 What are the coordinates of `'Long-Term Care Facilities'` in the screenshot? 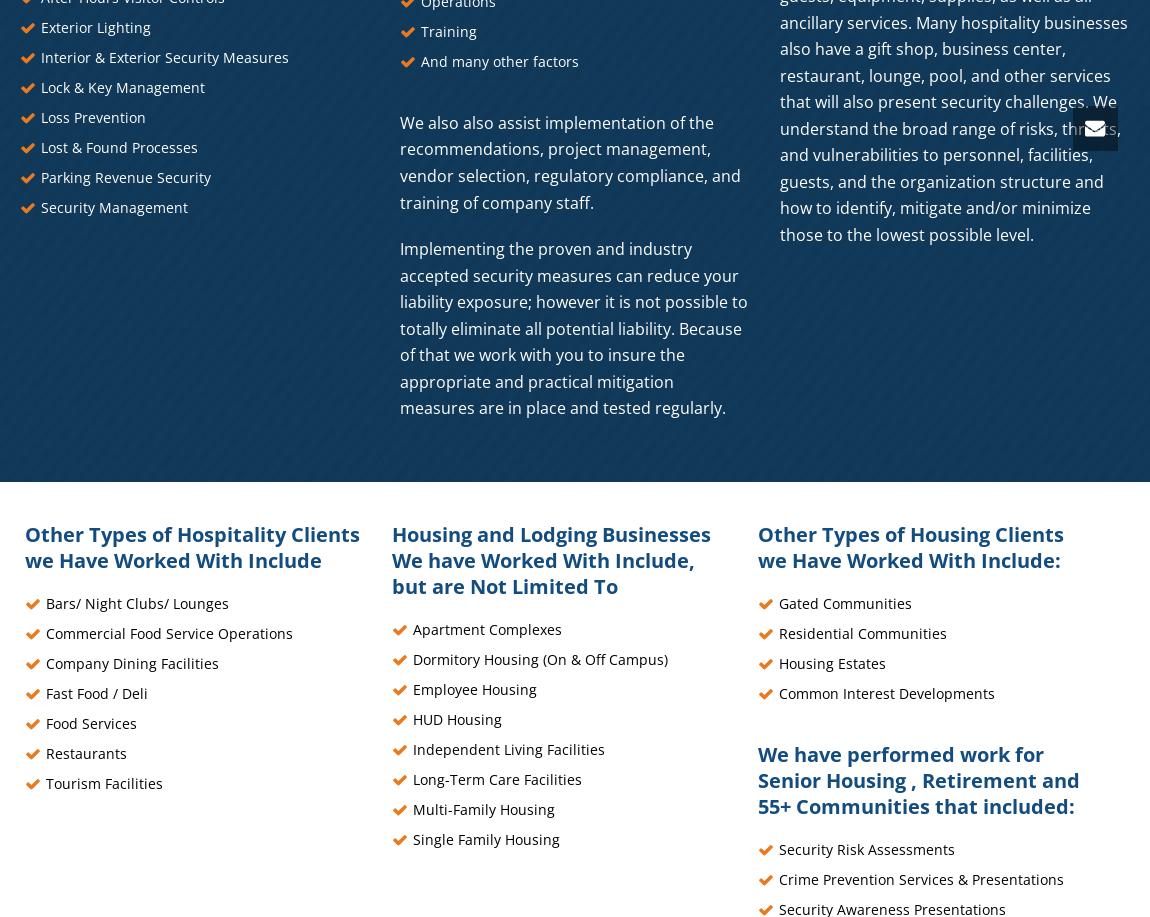 It's located at (496, 777).